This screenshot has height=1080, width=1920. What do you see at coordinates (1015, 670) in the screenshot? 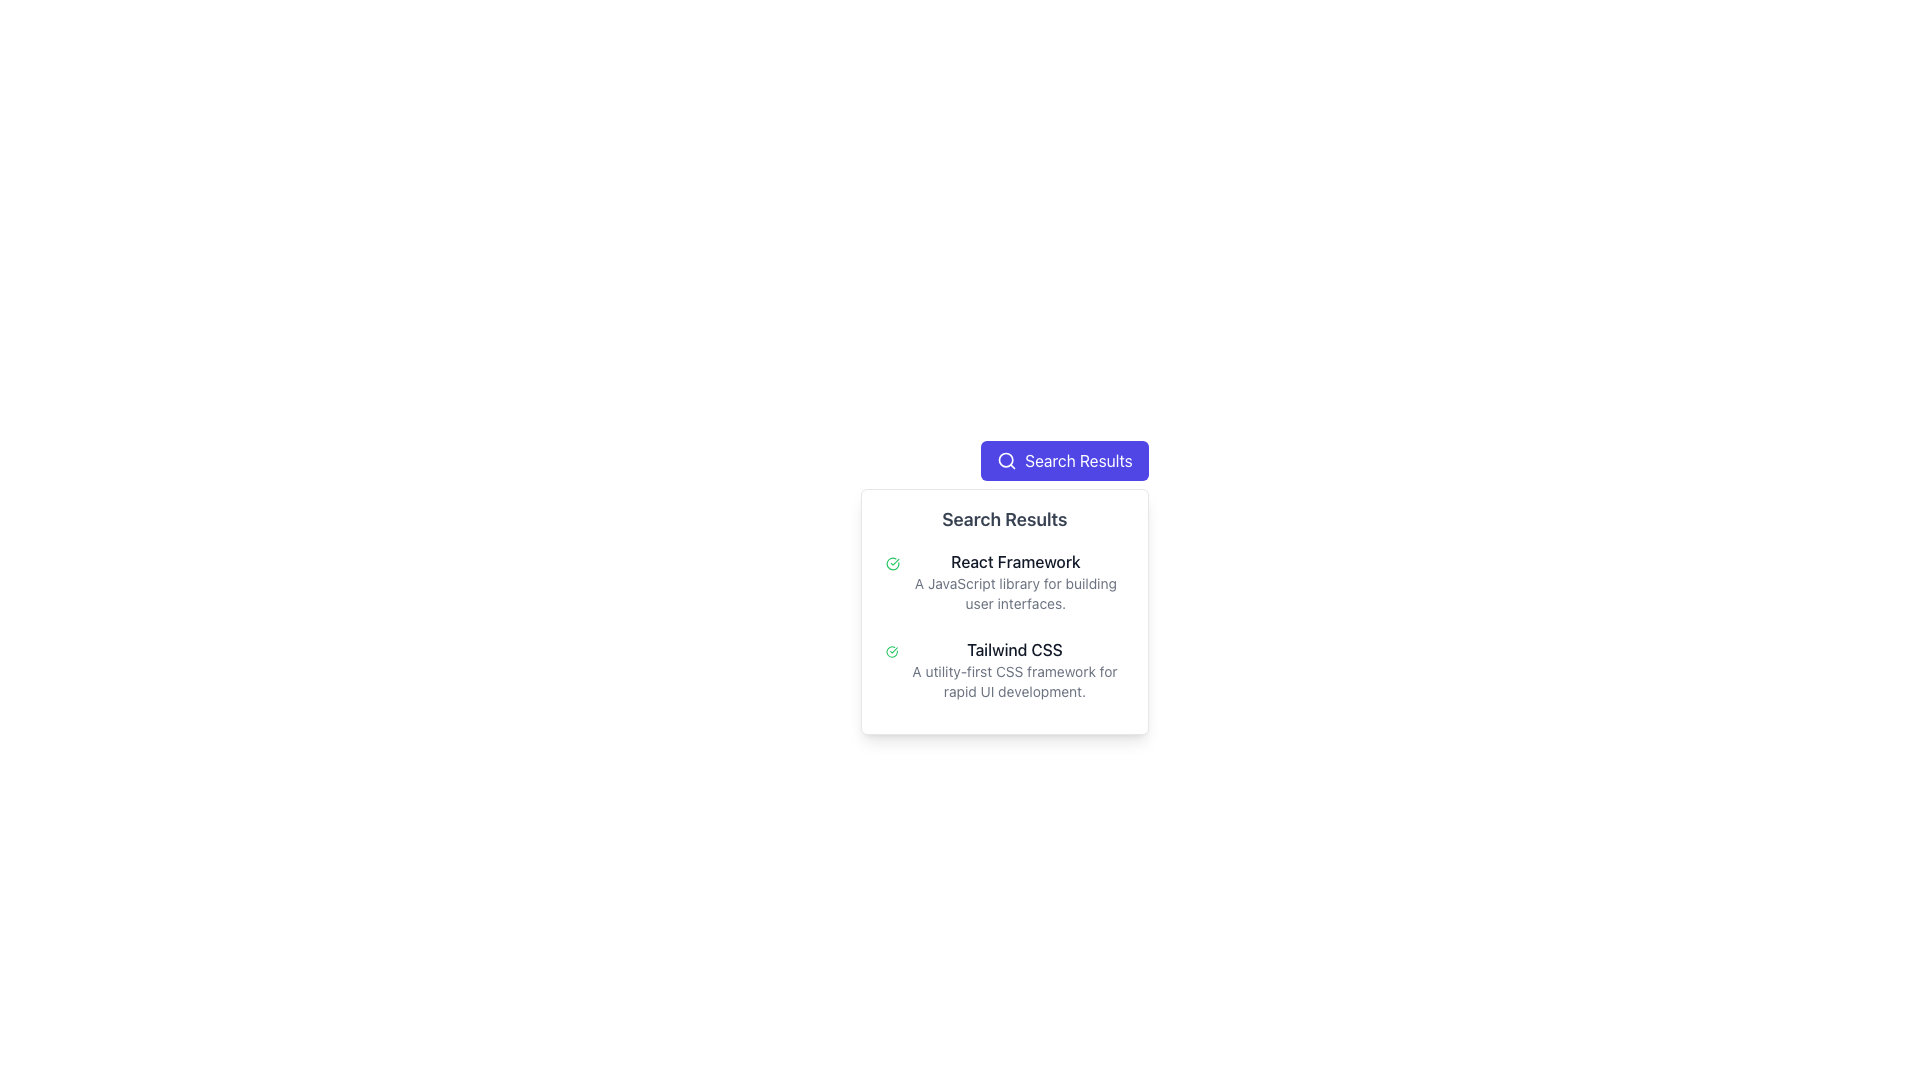
I see `the text block containing 'Tailwind CSS' and its description in the search results section, which is the second item listed under 'React Framework'` at bounding box center [1015, 670].